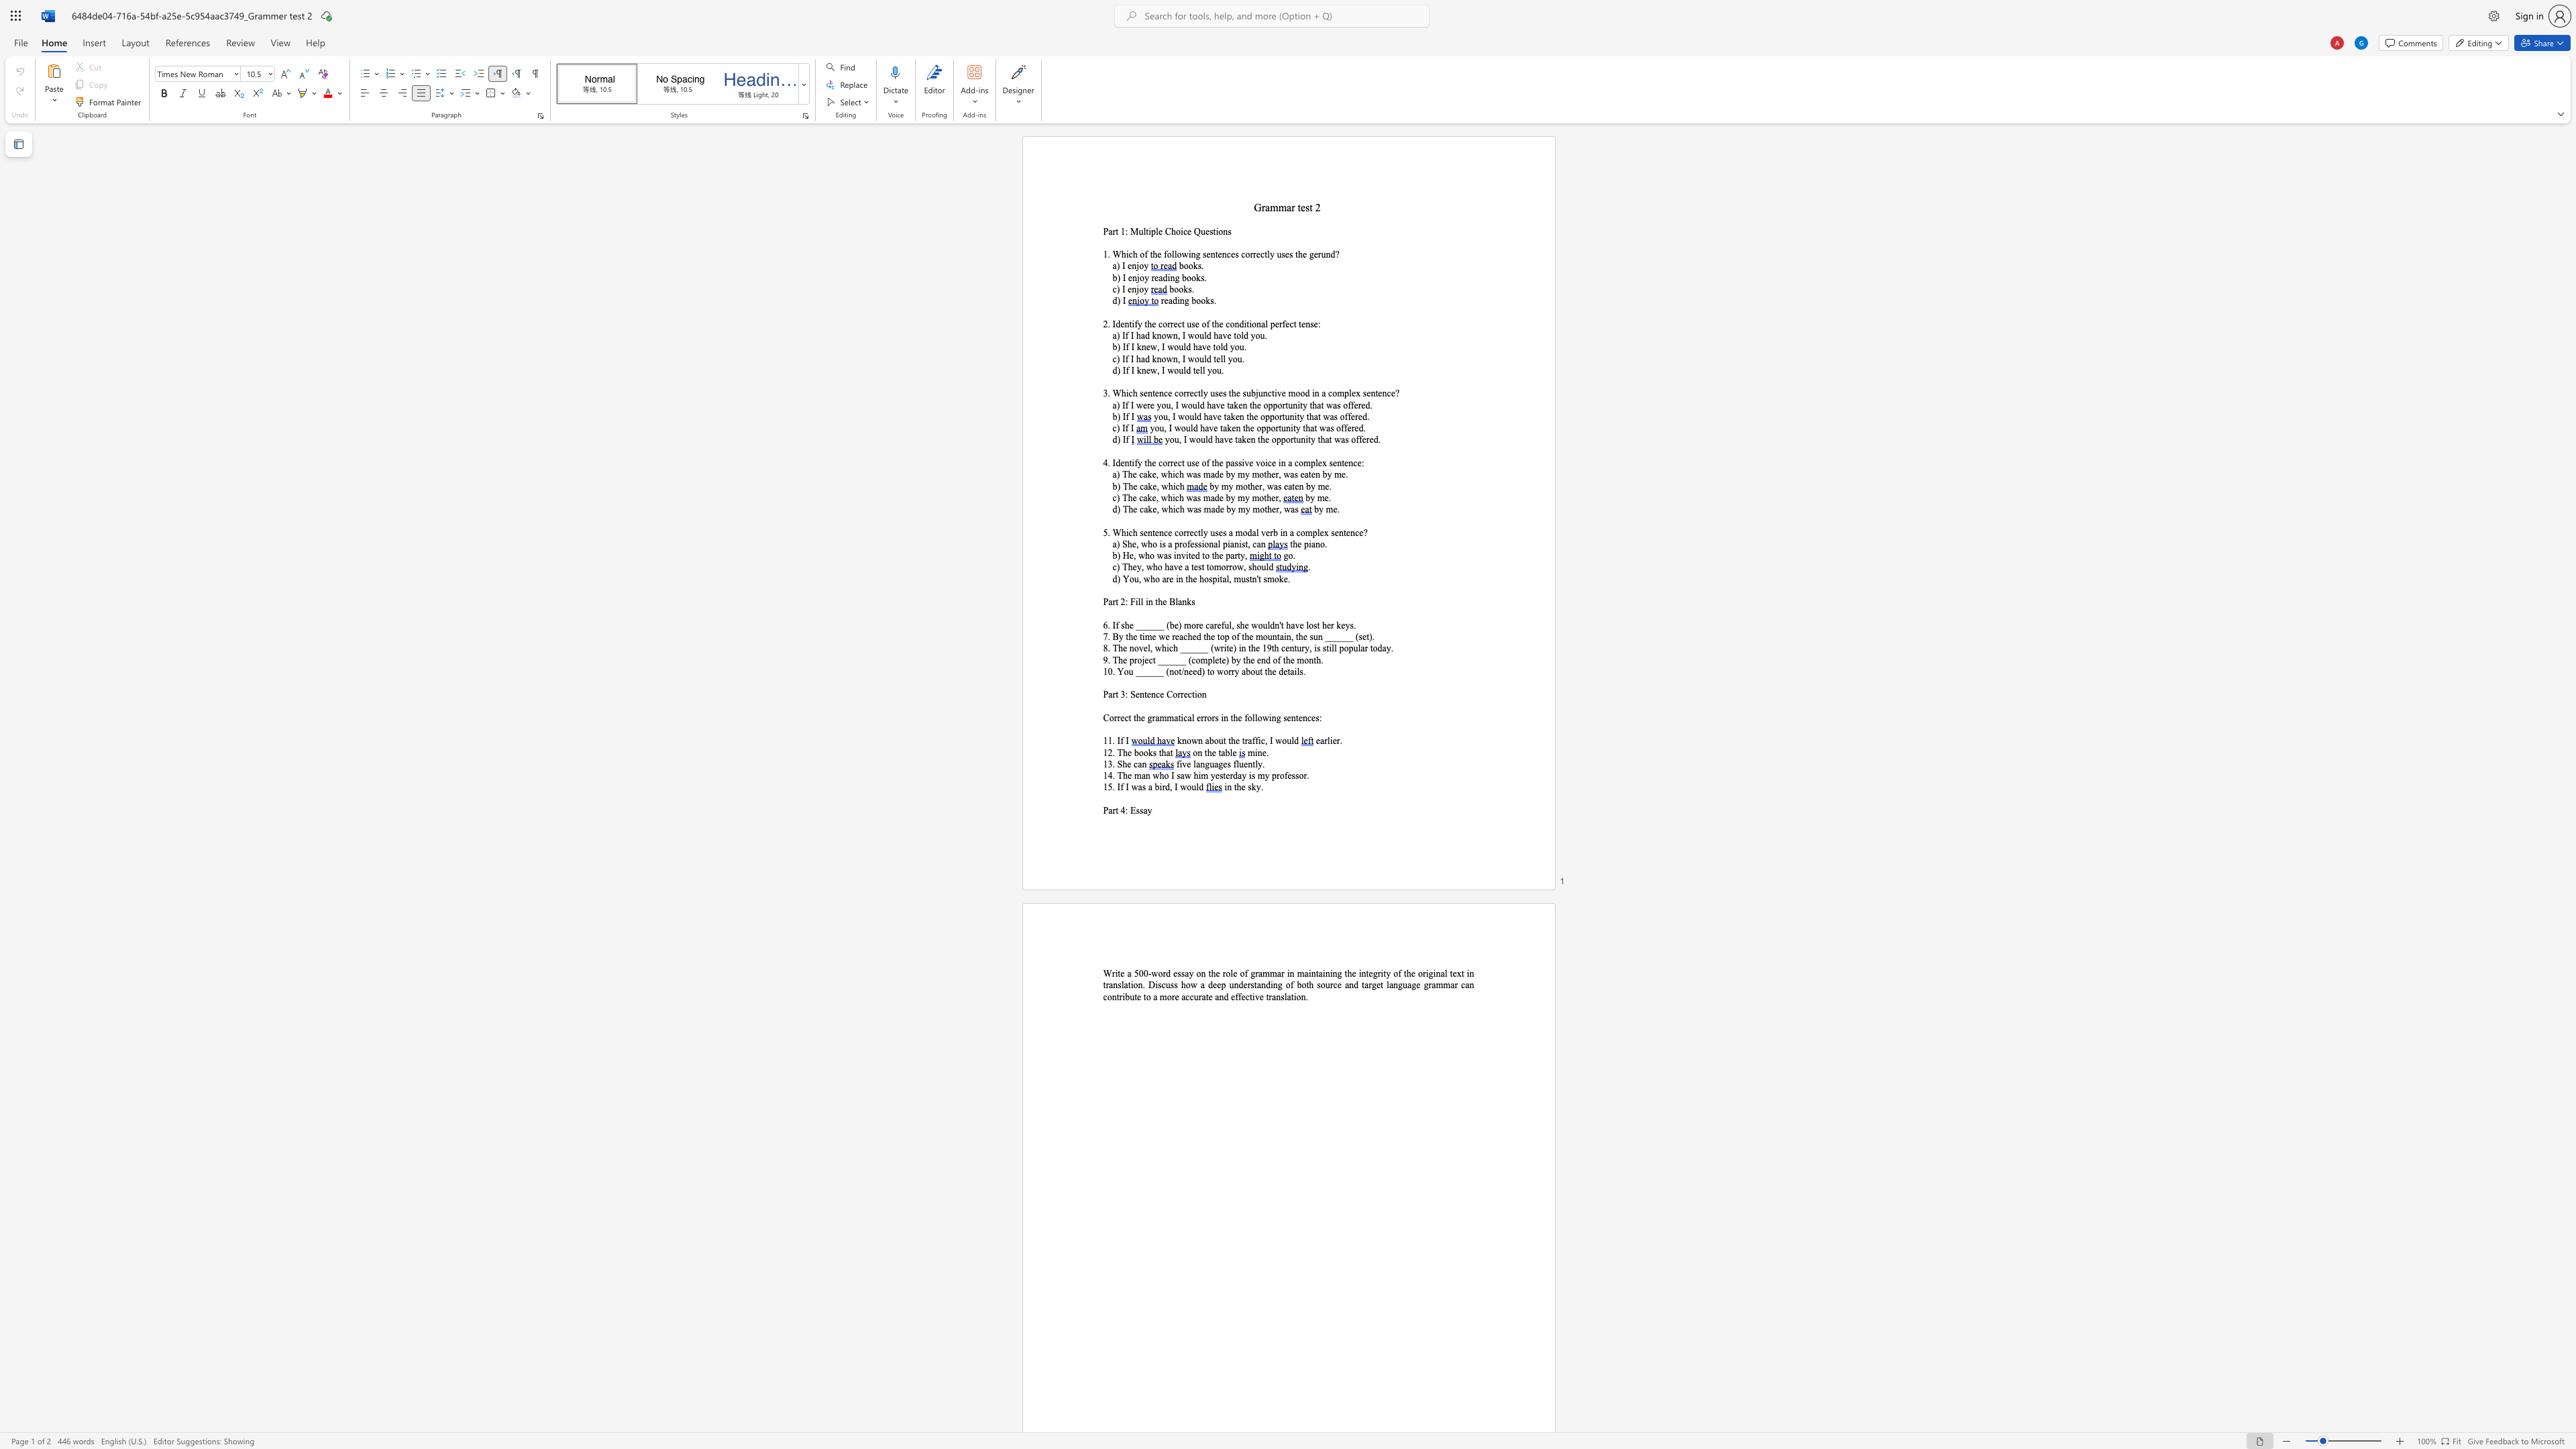 The image size is (2576, 1449). Describe the element at coordinates (1164, 300) in the screenshot. I see `the space between the continuous character "r" and "e" in the text` at that location.